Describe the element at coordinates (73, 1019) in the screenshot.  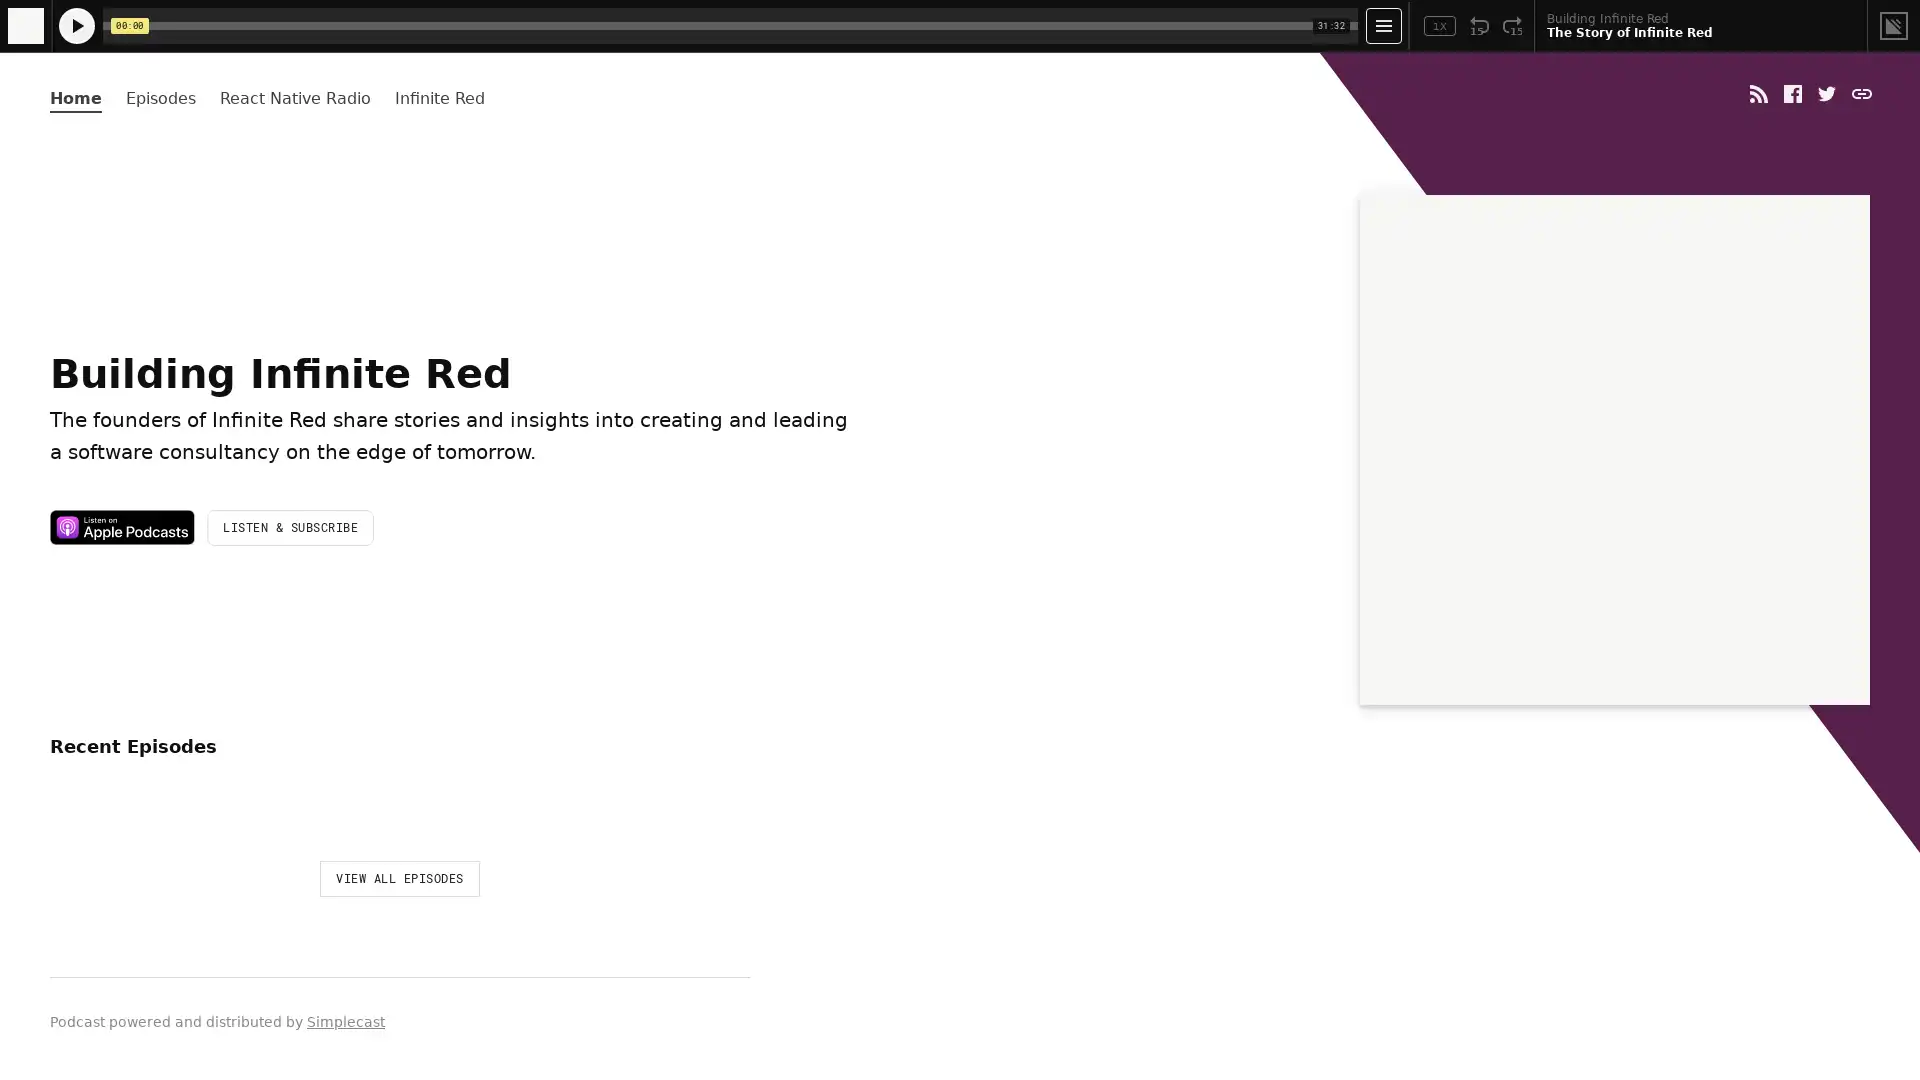
I see `Play` at that location.